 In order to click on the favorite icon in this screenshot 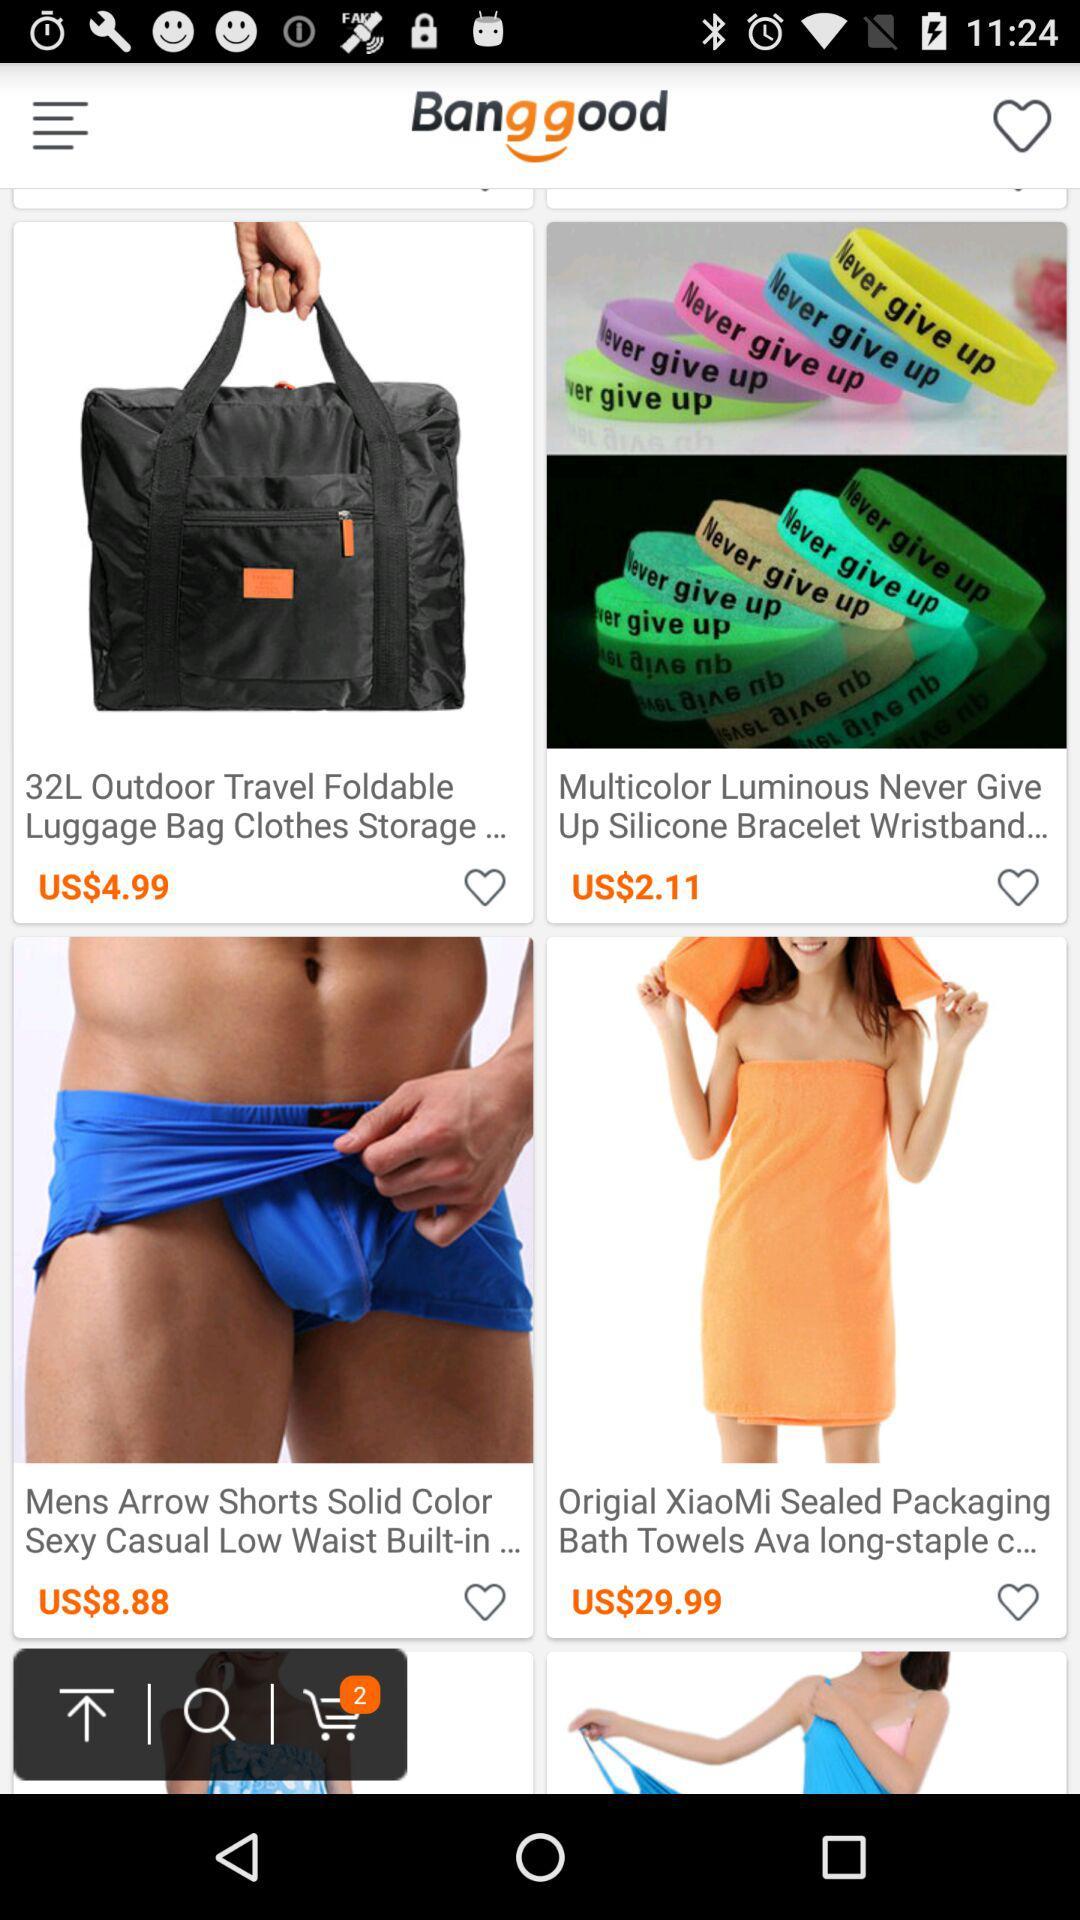, I will do `click(1022, 133)`.